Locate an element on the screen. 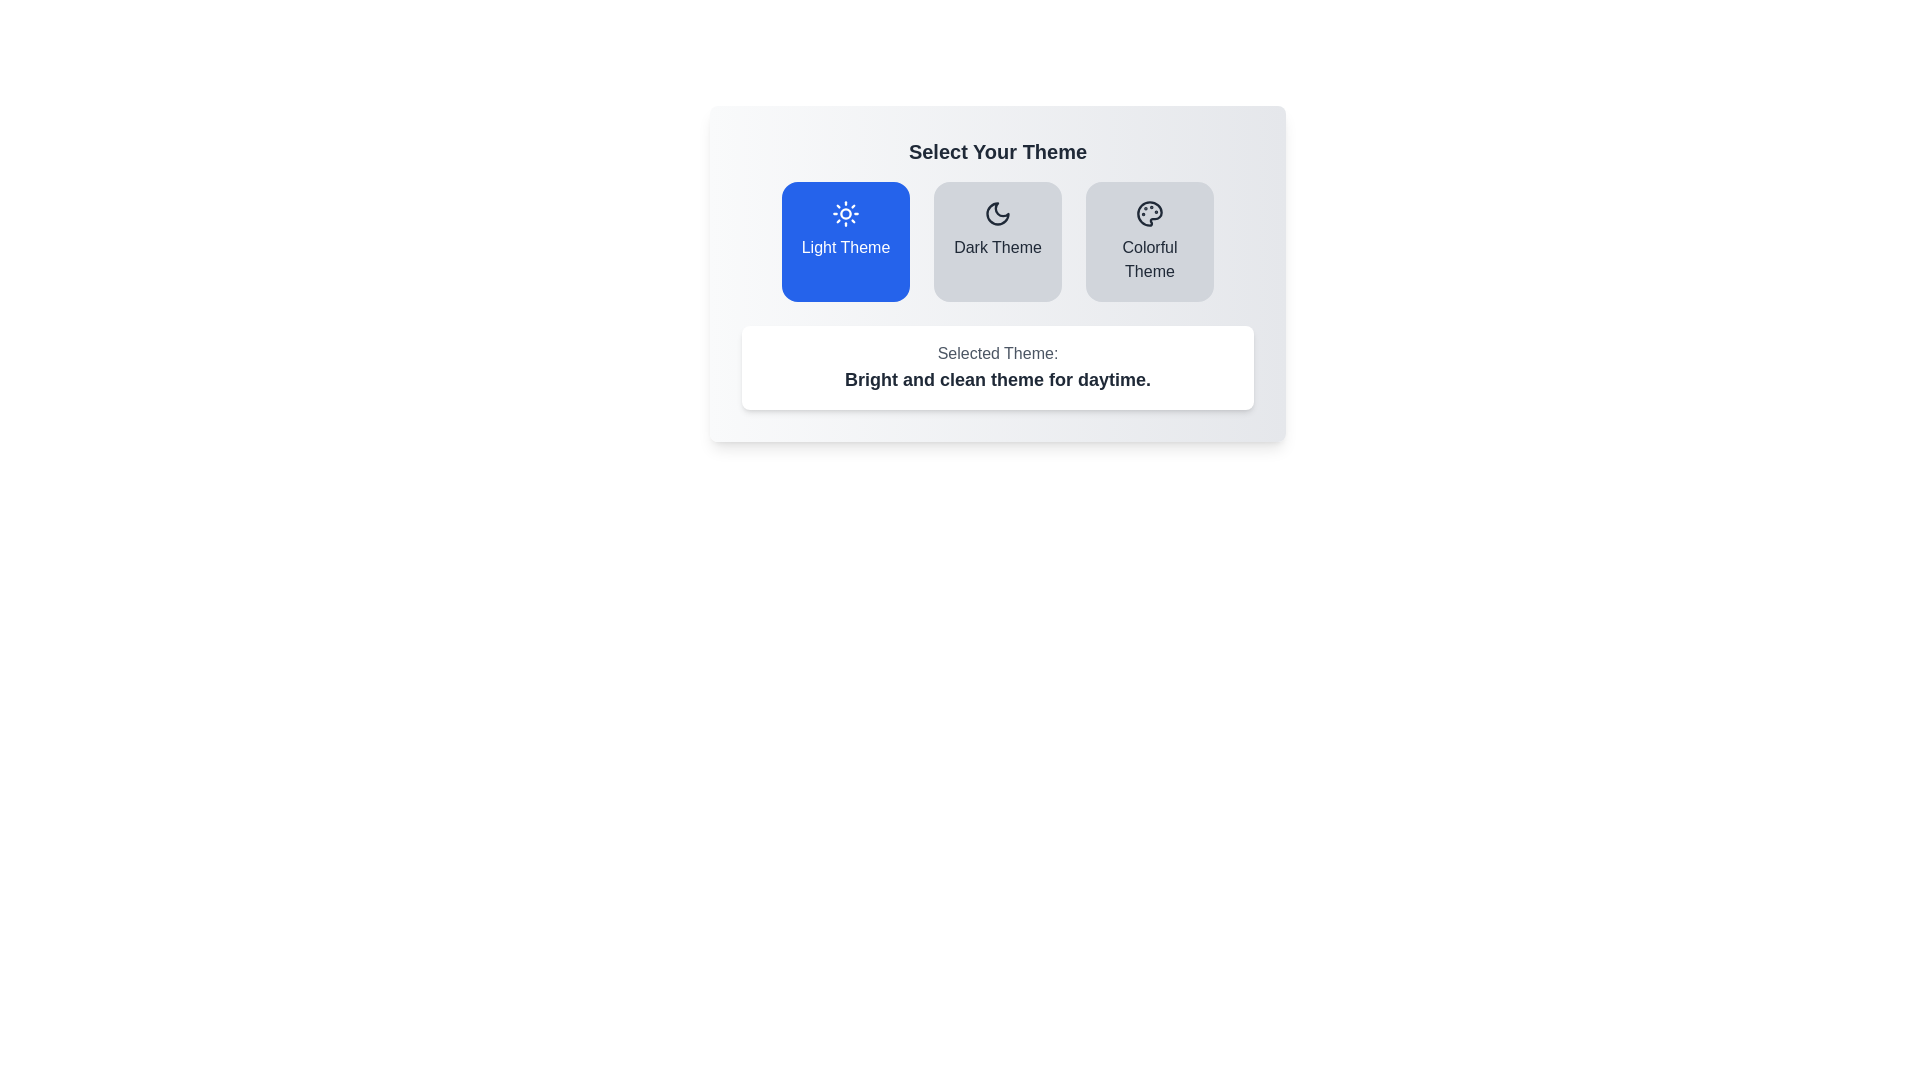  the theme Light Theme by clicking its corresponding button is located at coordinates (845, 241).